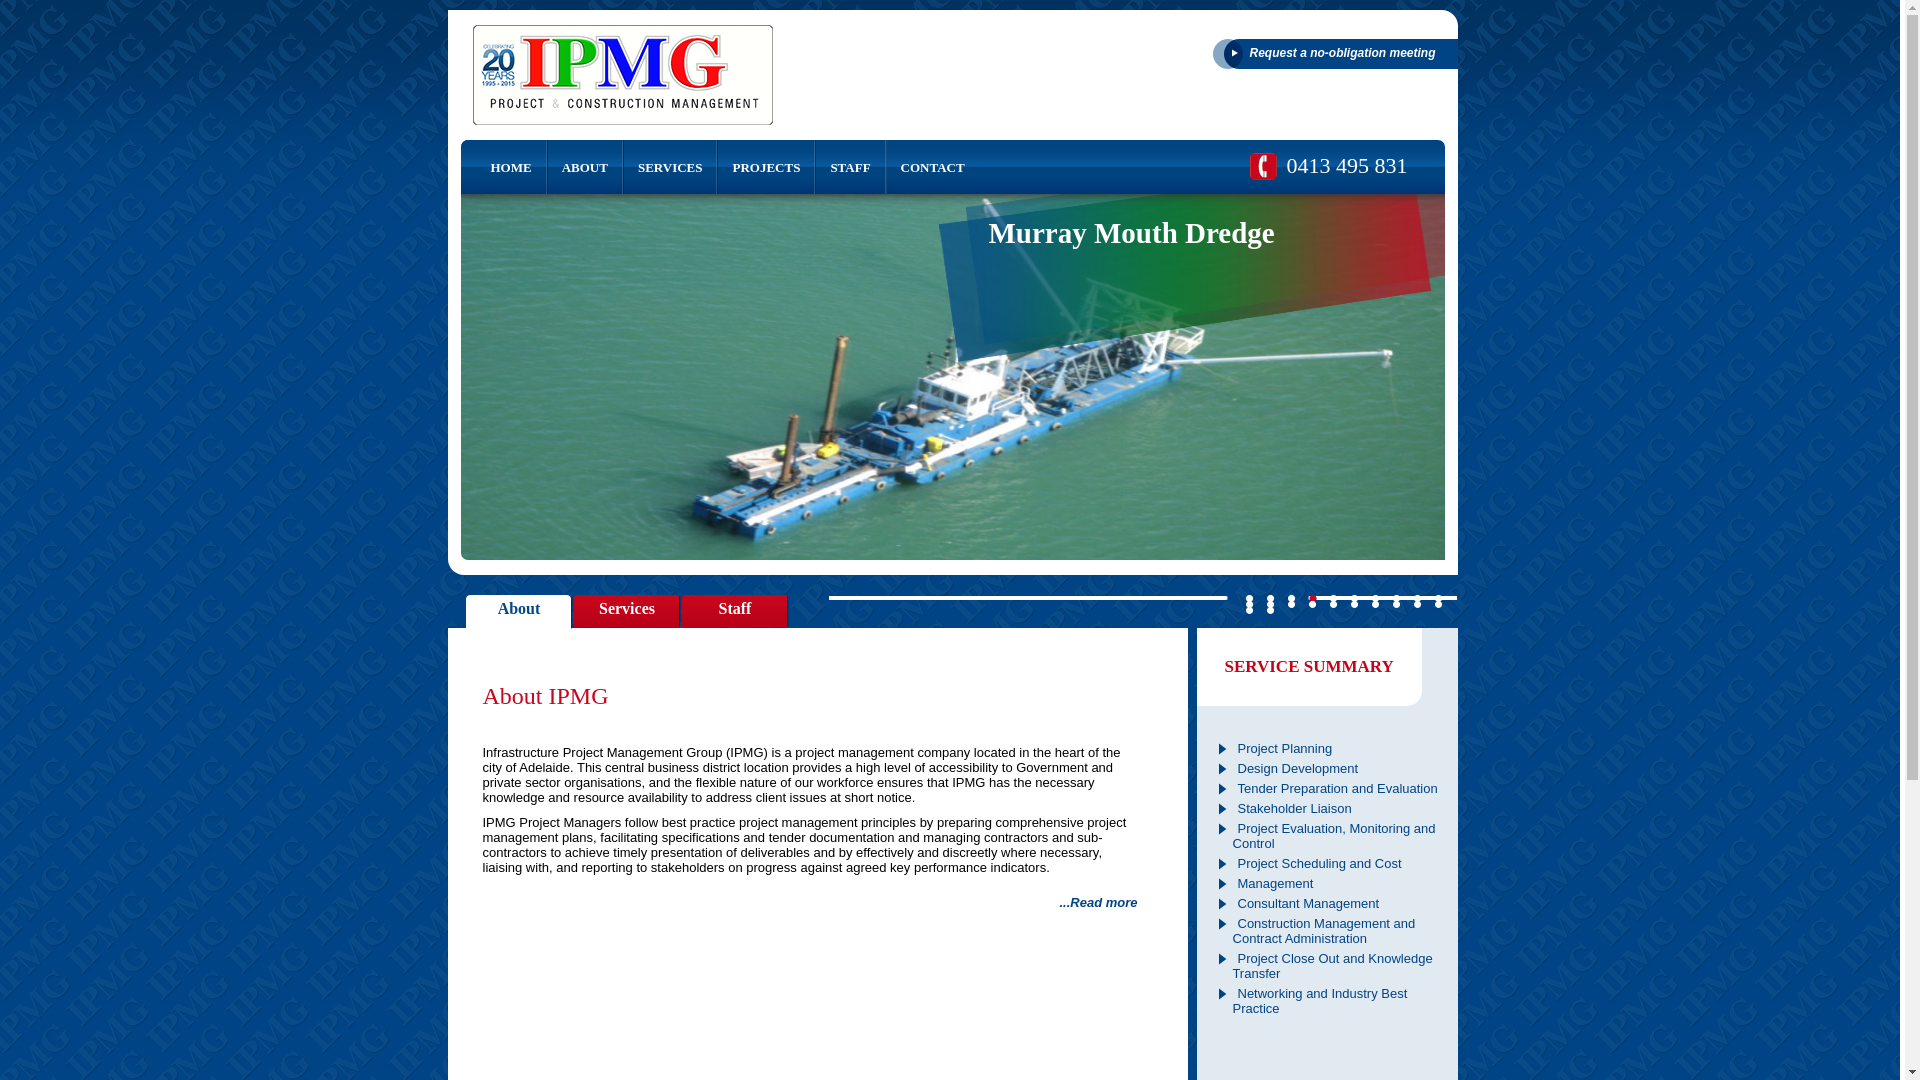 The image size is (1920, 1080). Describe the element at coordinates (1269, 603) in the screenshot. I see `'12'` at that location.